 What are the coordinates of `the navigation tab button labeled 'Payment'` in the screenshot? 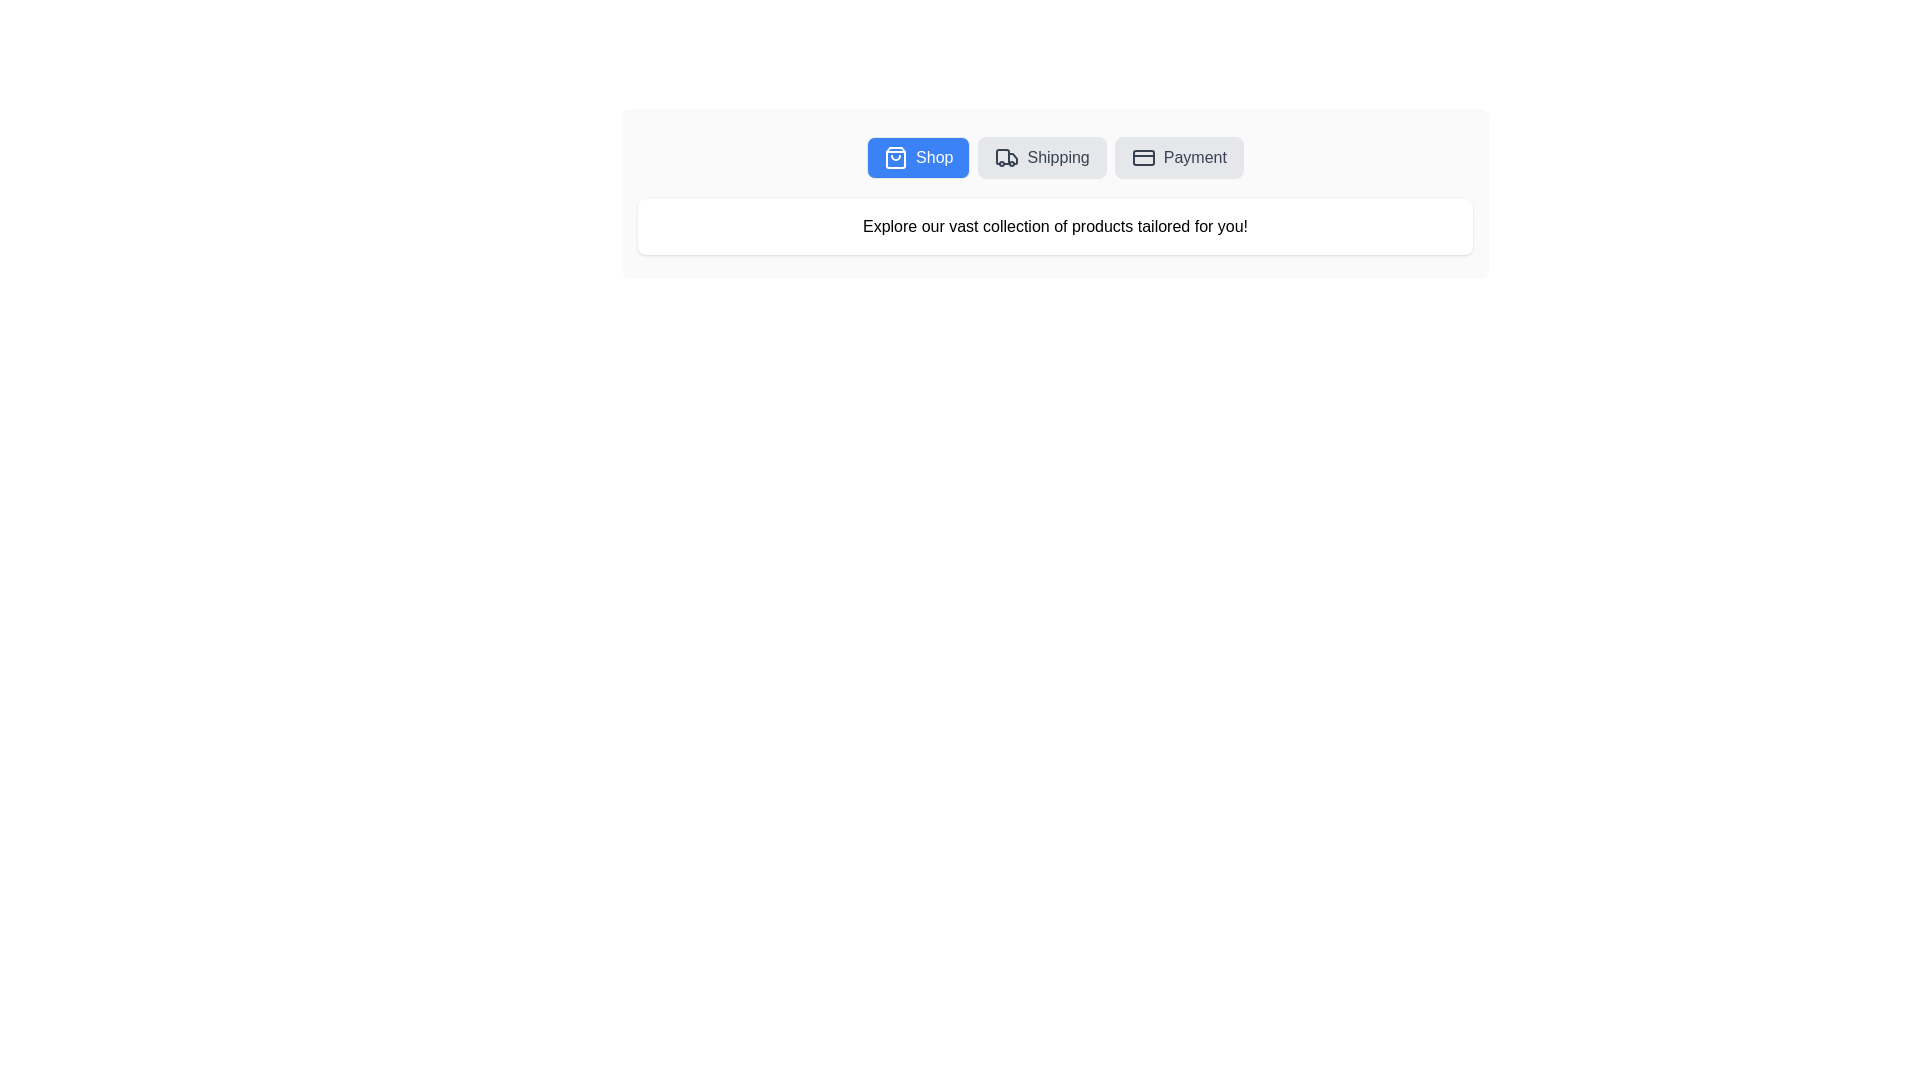 It's located at (1179, 157).